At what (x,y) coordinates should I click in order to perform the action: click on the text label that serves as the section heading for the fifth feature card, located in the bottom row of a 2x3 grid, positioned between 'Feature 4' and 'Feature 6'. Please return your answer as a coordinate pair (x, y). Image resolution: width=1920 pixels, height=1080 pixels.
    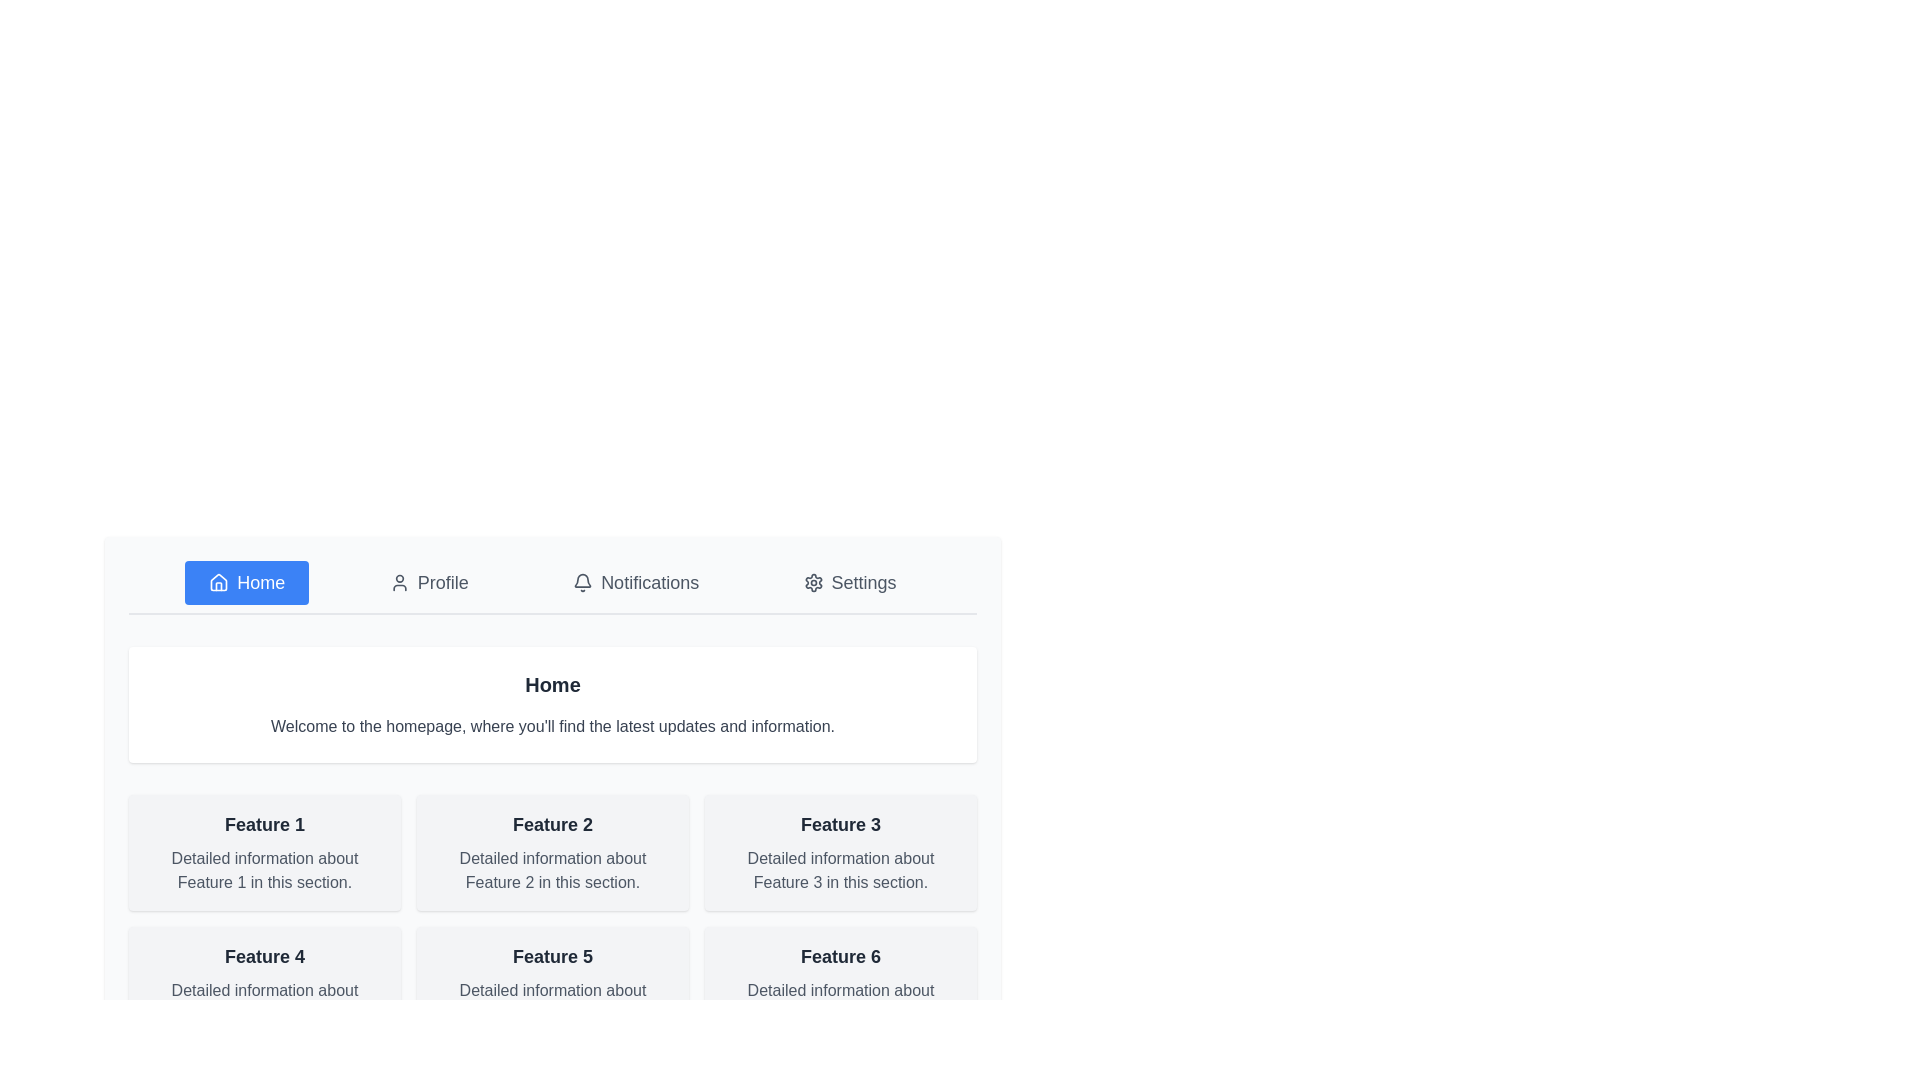
    Looking at the image, I should click on (552, 955).